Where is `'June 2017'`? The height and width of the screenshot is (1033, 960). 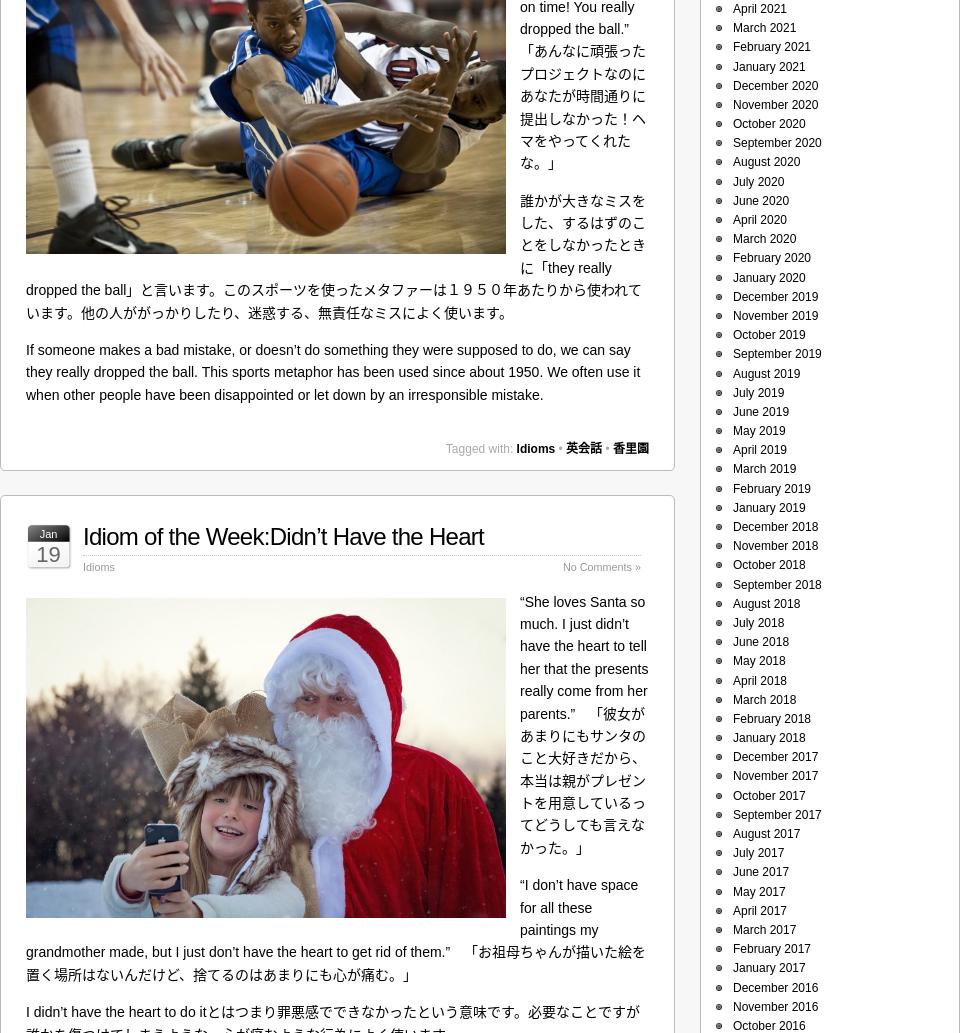
'June 2017' is located at coordinates (759, 870).